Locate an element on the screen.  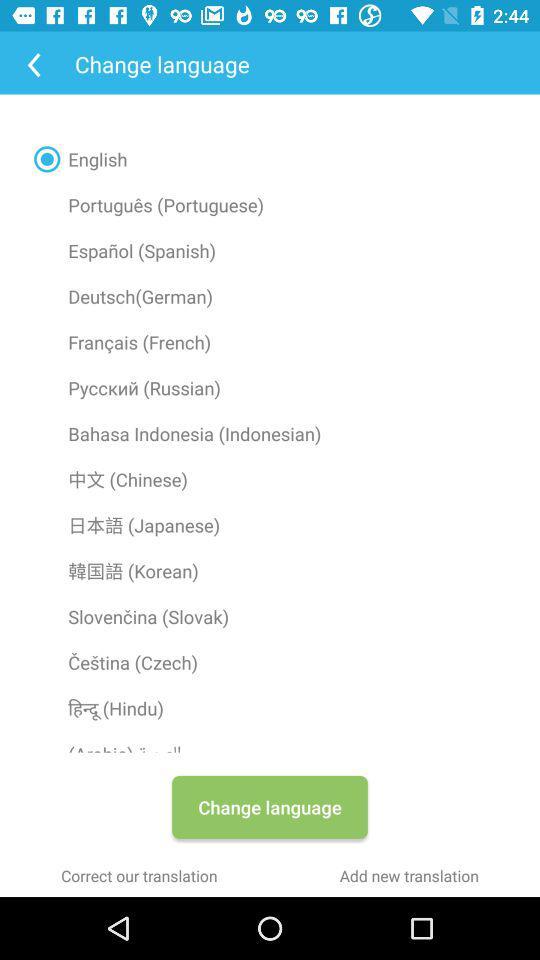
the deutsch(german) item is located at coordinates (270, 295).